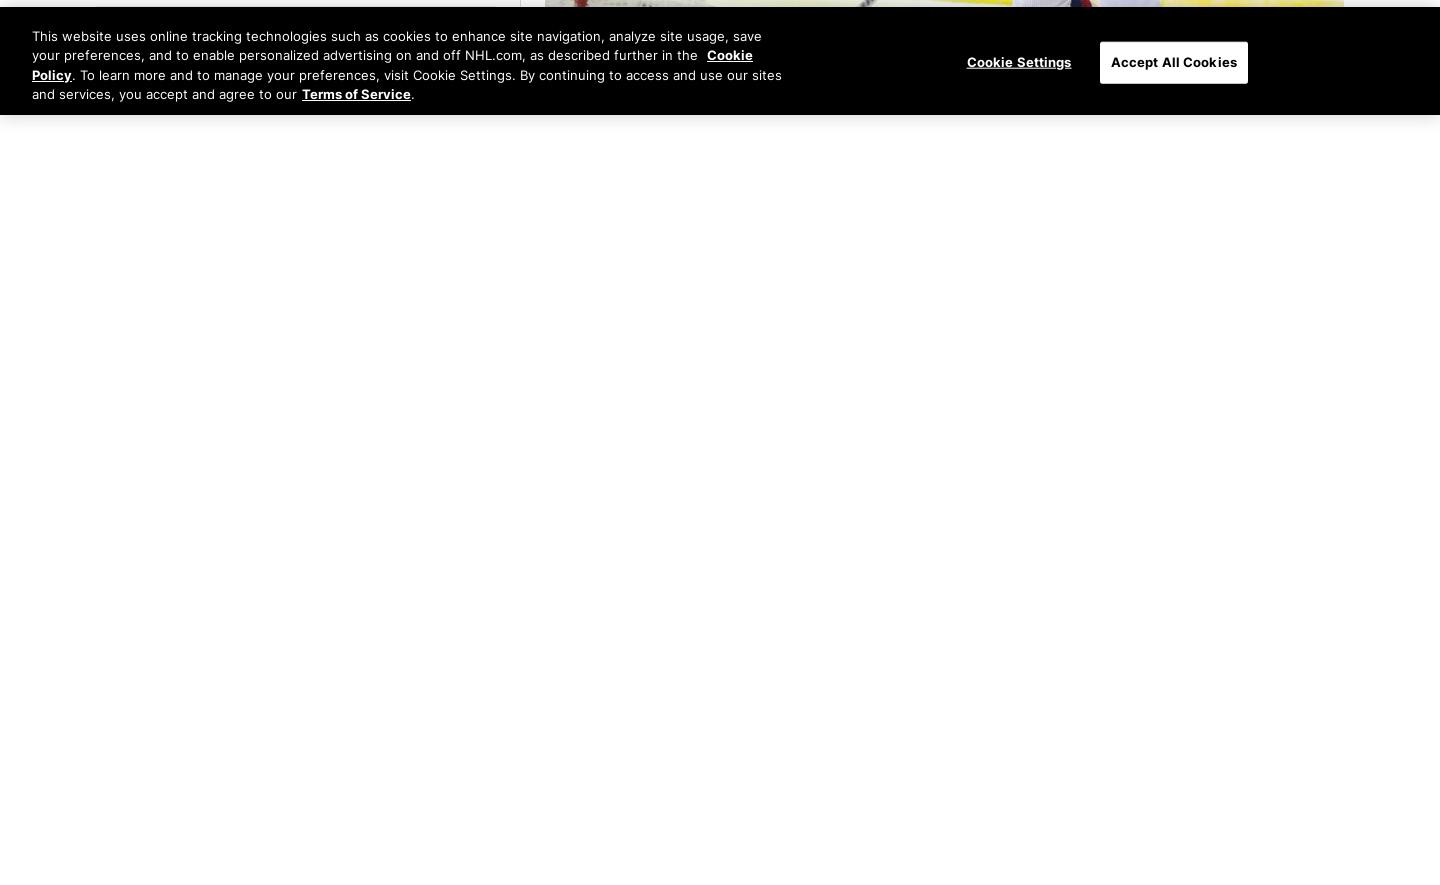 The height and width of the screenshot is (885, 1440). What do you see at coordinates (944, 731) in the screenshot?
I see `'The Magnitogorsk, Russia, native has represented his country in several tournaments. Bereglazov tallied two assists and posted a plus-one rating in seven games while helping Russia earn a bronze medal at the 2014 IIHF World Junior Championship, and he was teammates with current Ranger'` at bounding box center [944, 731].